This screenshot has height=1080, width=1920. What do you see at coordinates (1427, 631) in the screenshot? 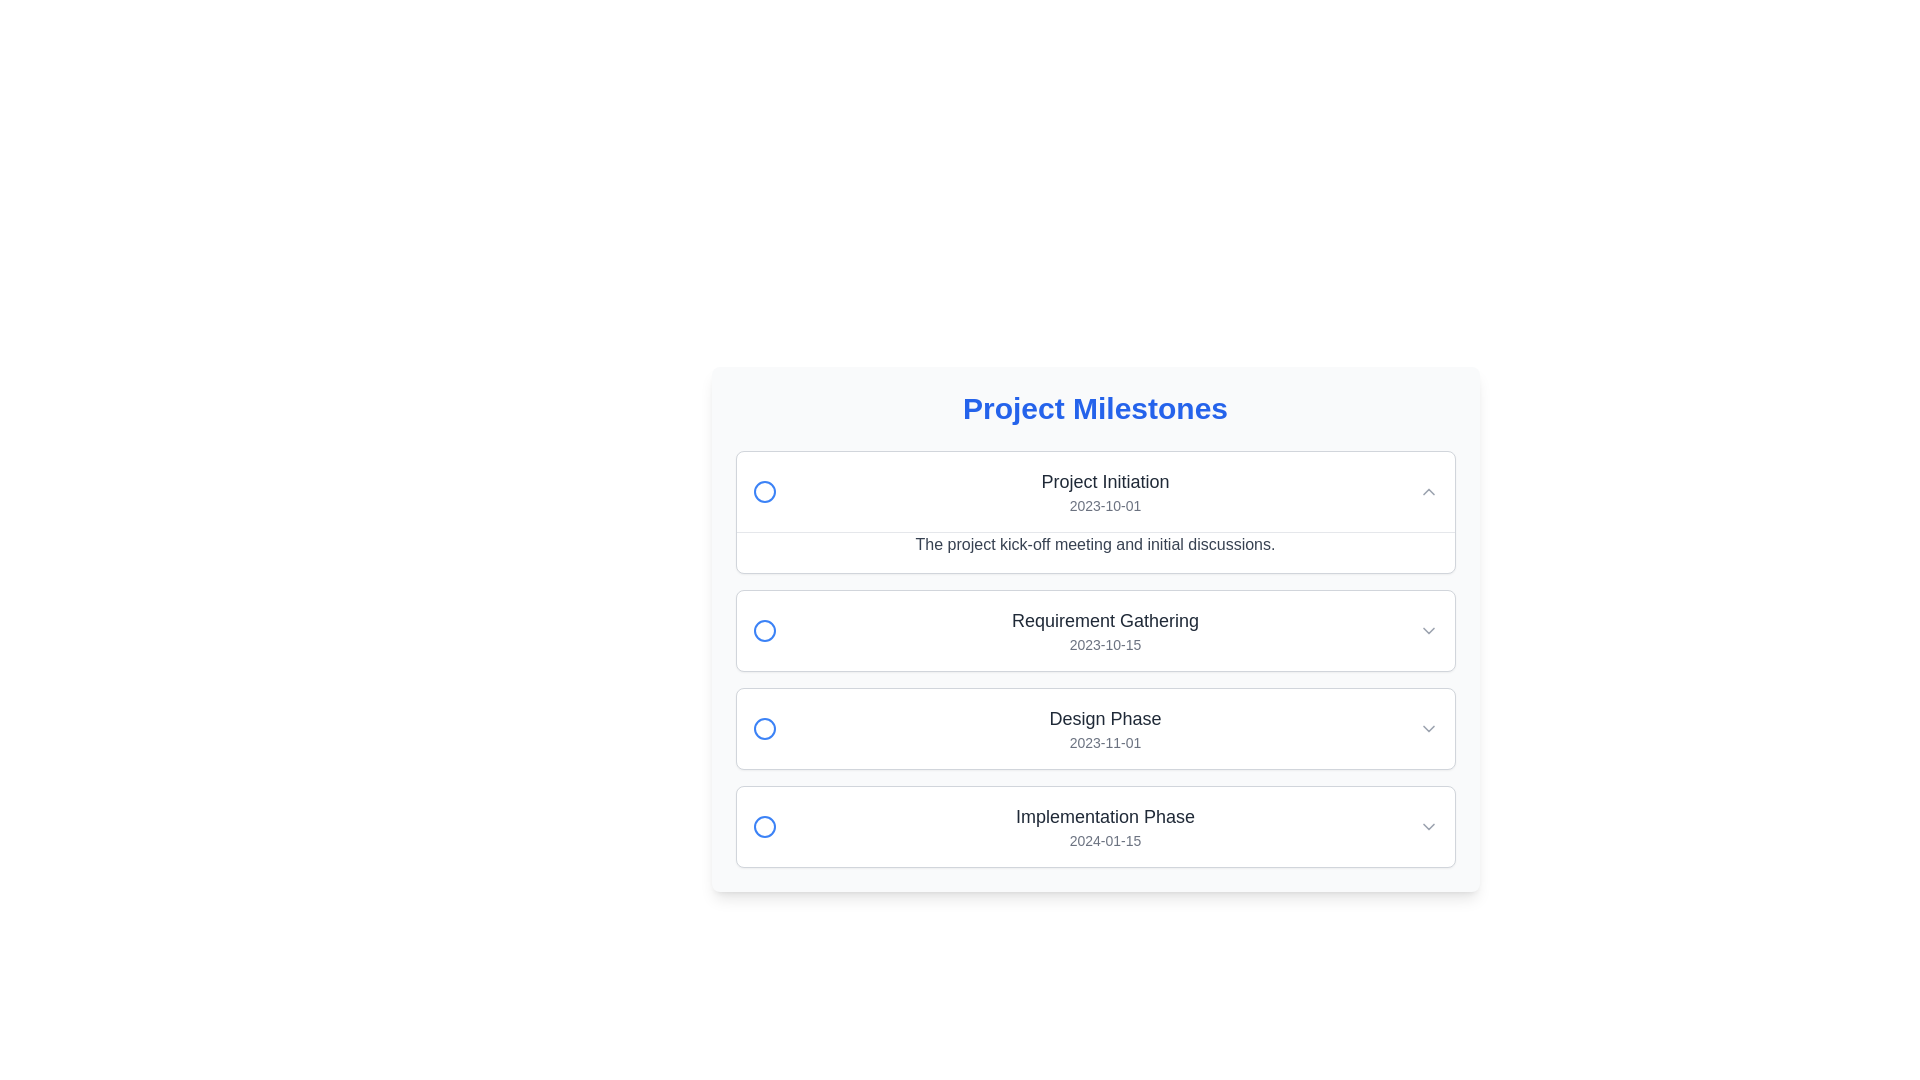
I see `the dropdown chevron icon located at the bottom right corner of the 'Requirement Gathering' card` at bounding box center [1427, 631].